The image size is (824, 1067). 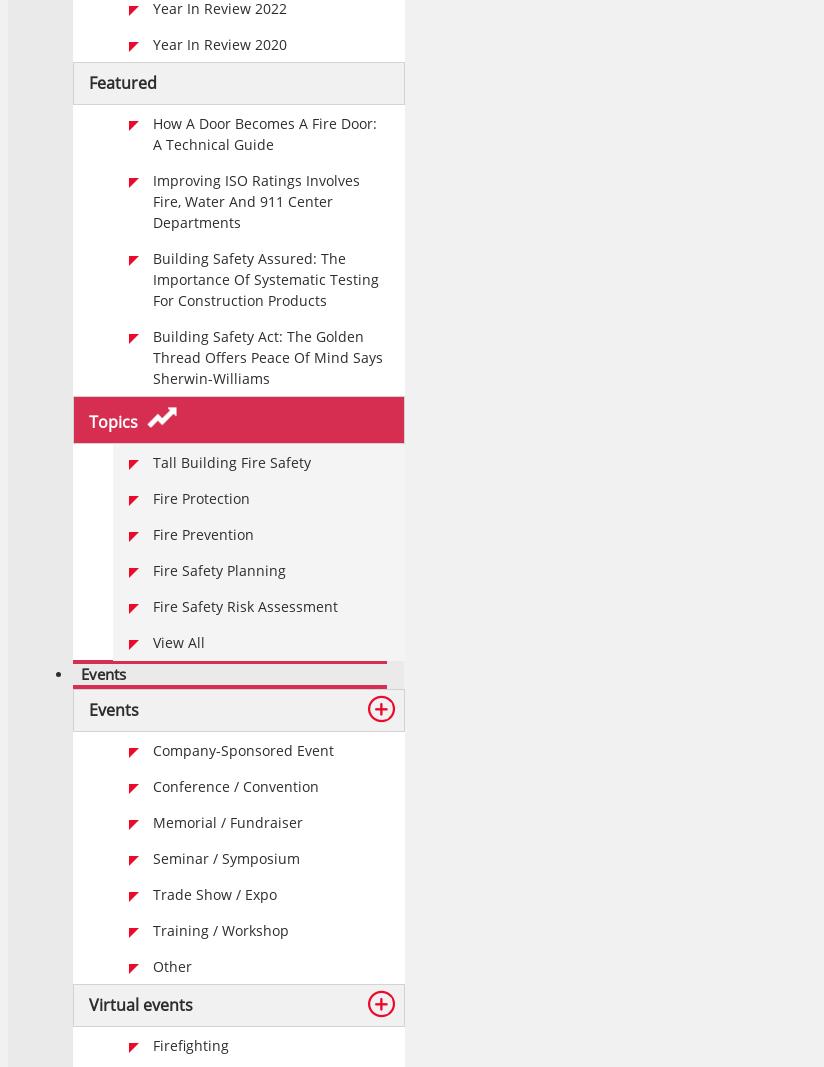 I want to click on 'Improving ISO Ratings Involves Fire, Water And 911 Center Departments', so click(x=256, y=201).